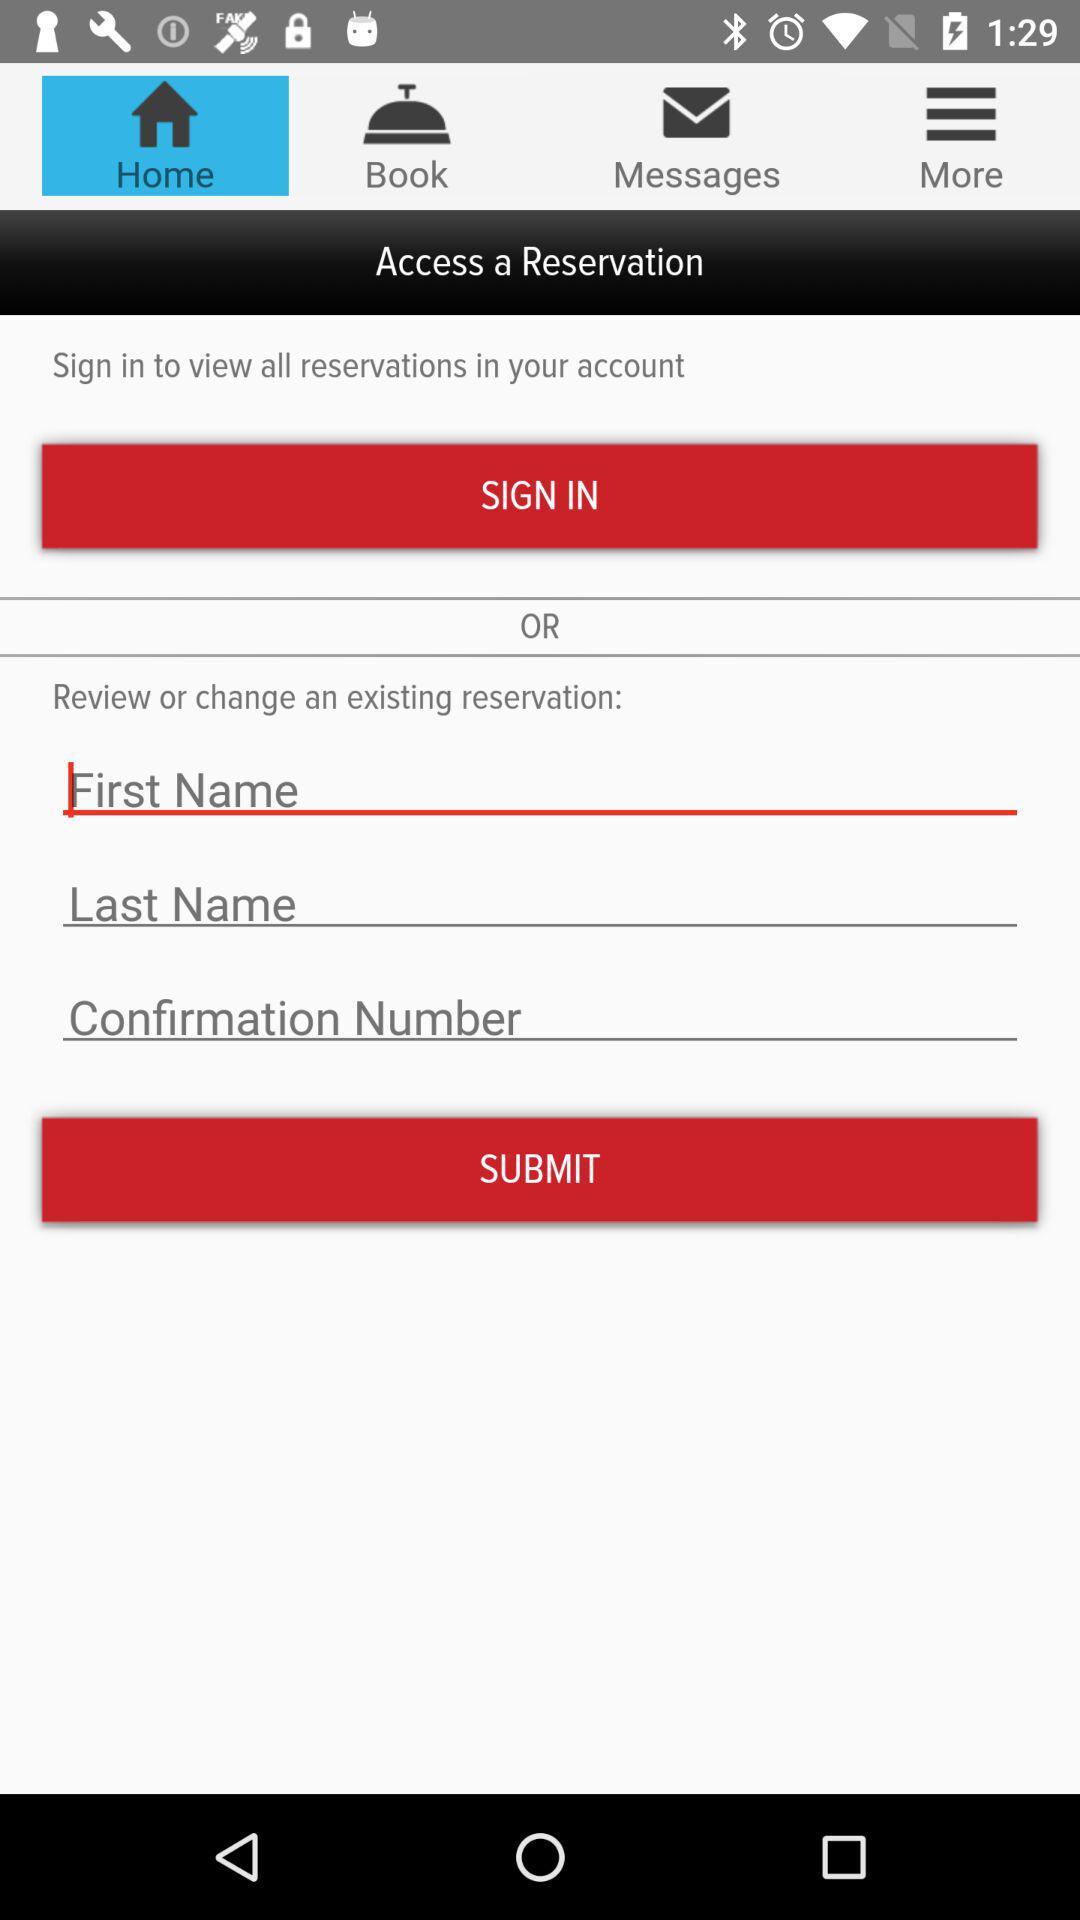 This screenshot has height=1920, width=1080. I want to click on type text, so click(540, 1017).